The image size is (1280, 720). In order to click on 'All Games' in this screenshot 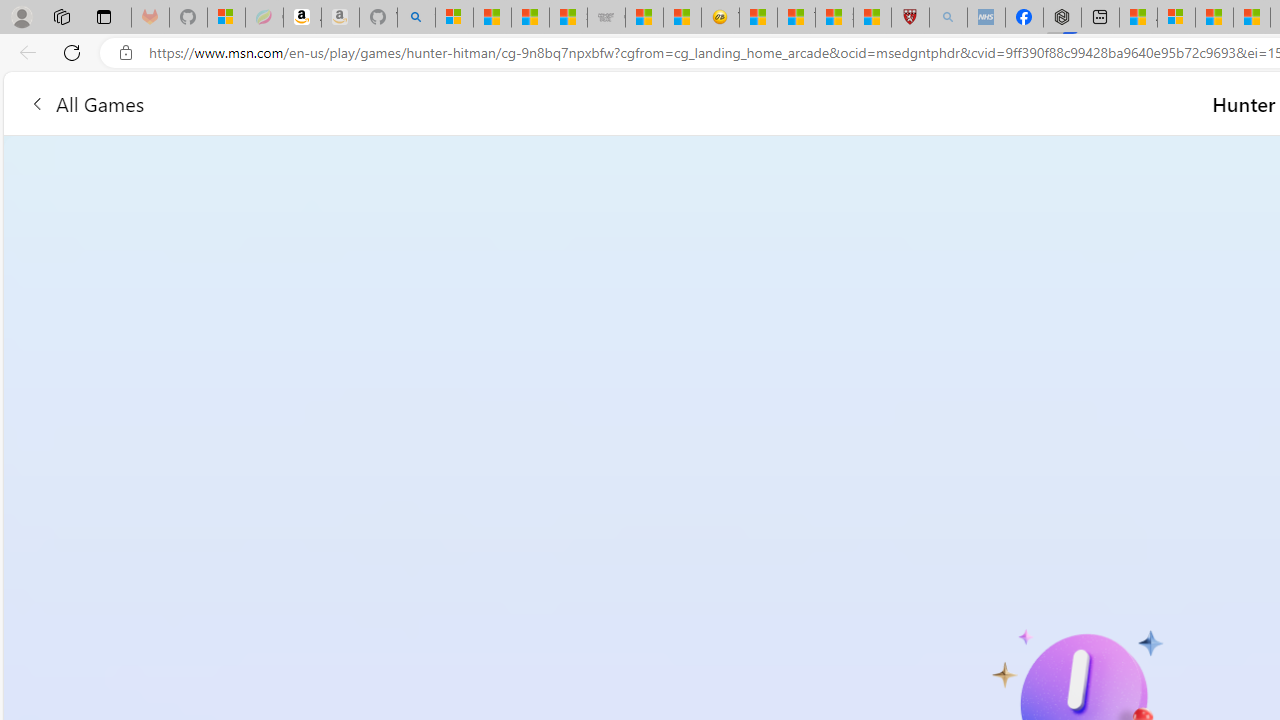, I will do `click(85, 103)`.